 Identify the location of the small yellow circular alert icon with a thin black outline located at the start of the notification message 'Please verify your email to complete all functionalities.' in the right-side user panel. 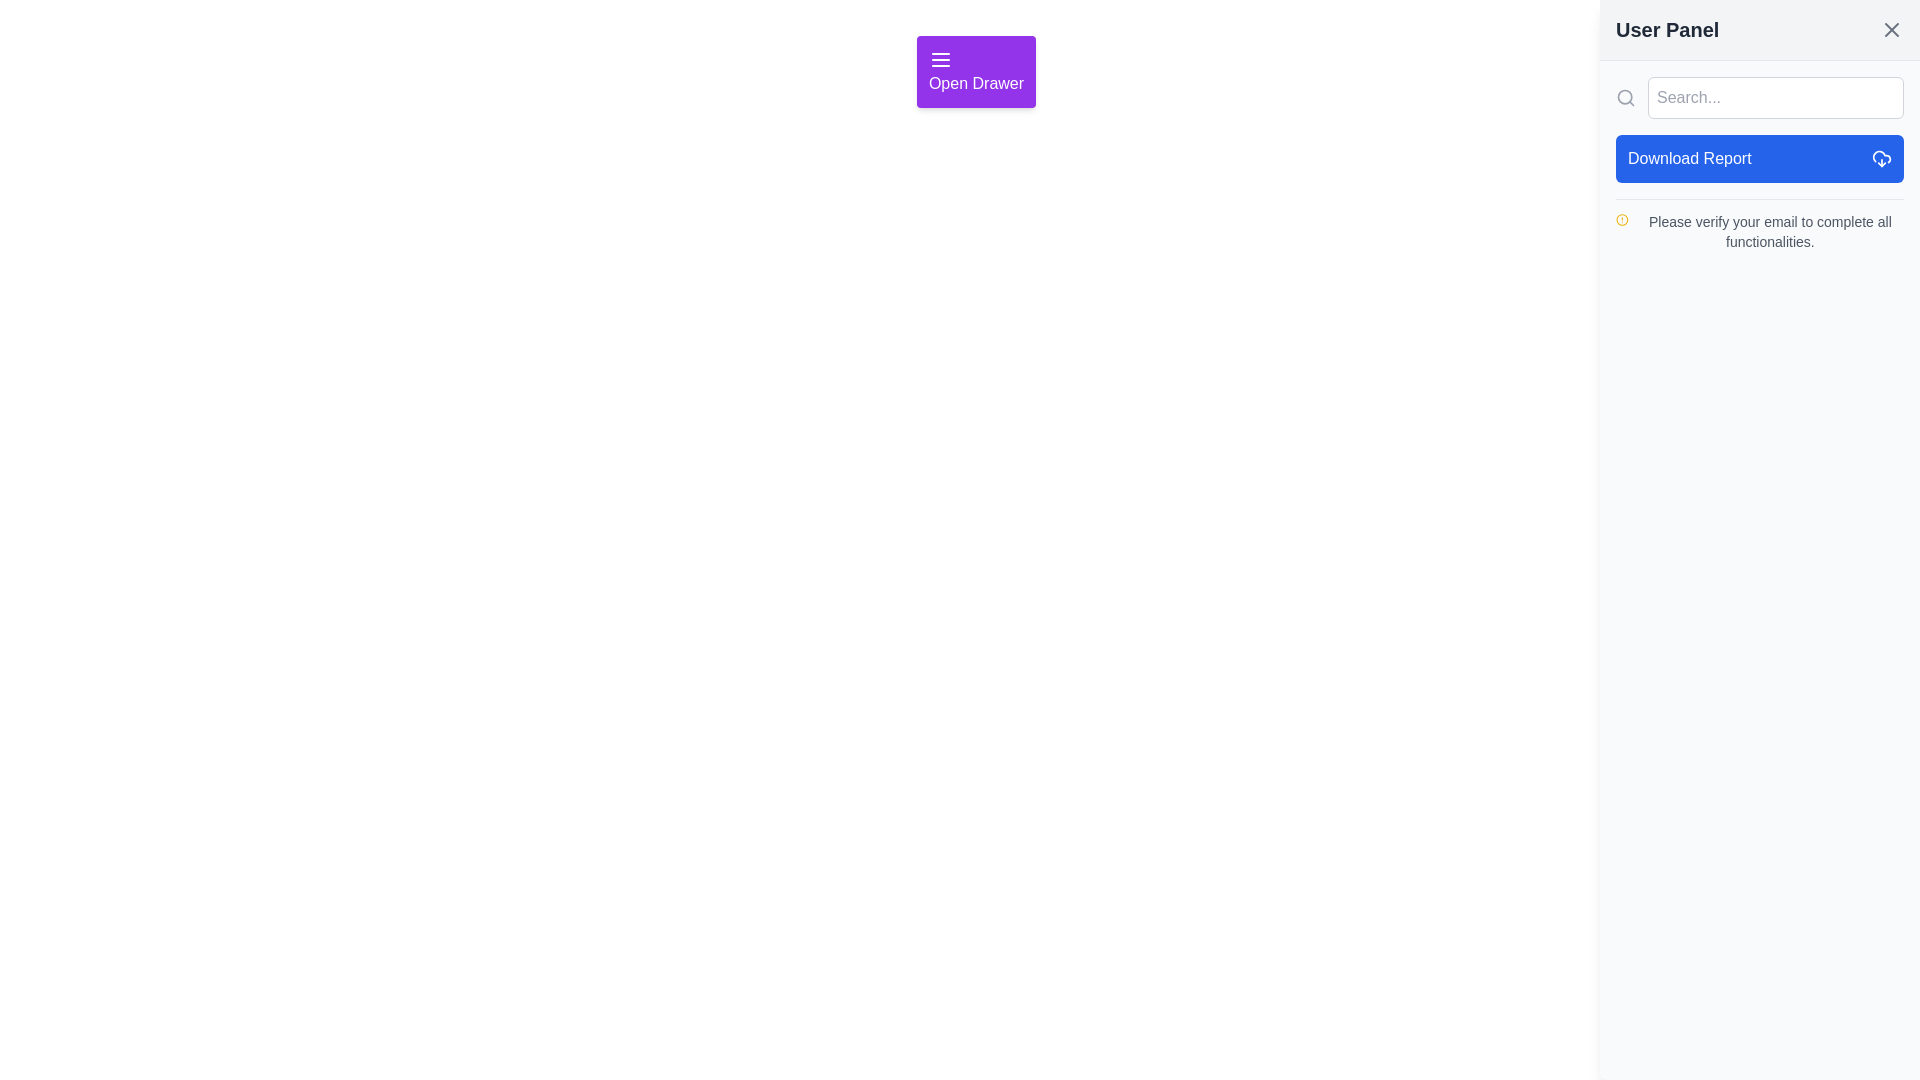
(1622, 219).